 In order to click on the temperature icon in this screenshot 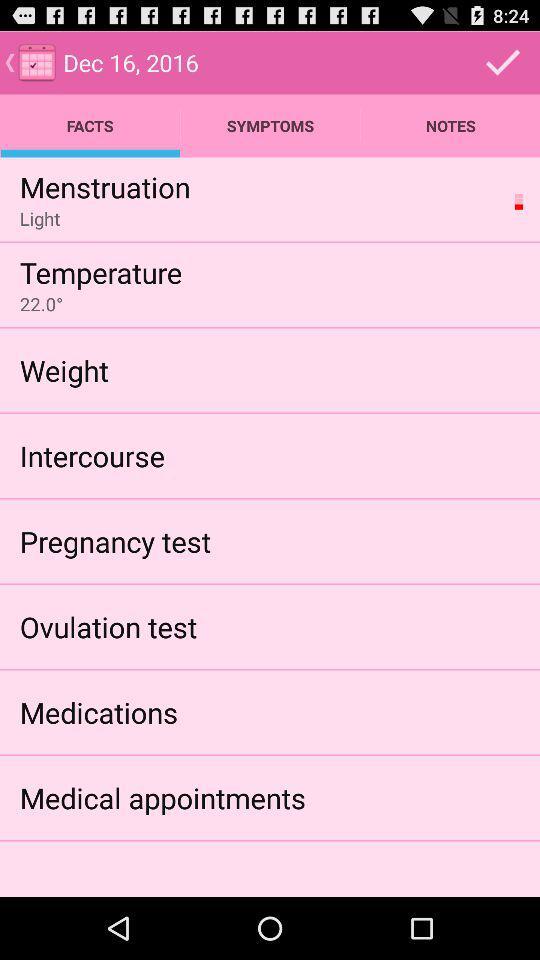, I will do `click(100, 271)`.